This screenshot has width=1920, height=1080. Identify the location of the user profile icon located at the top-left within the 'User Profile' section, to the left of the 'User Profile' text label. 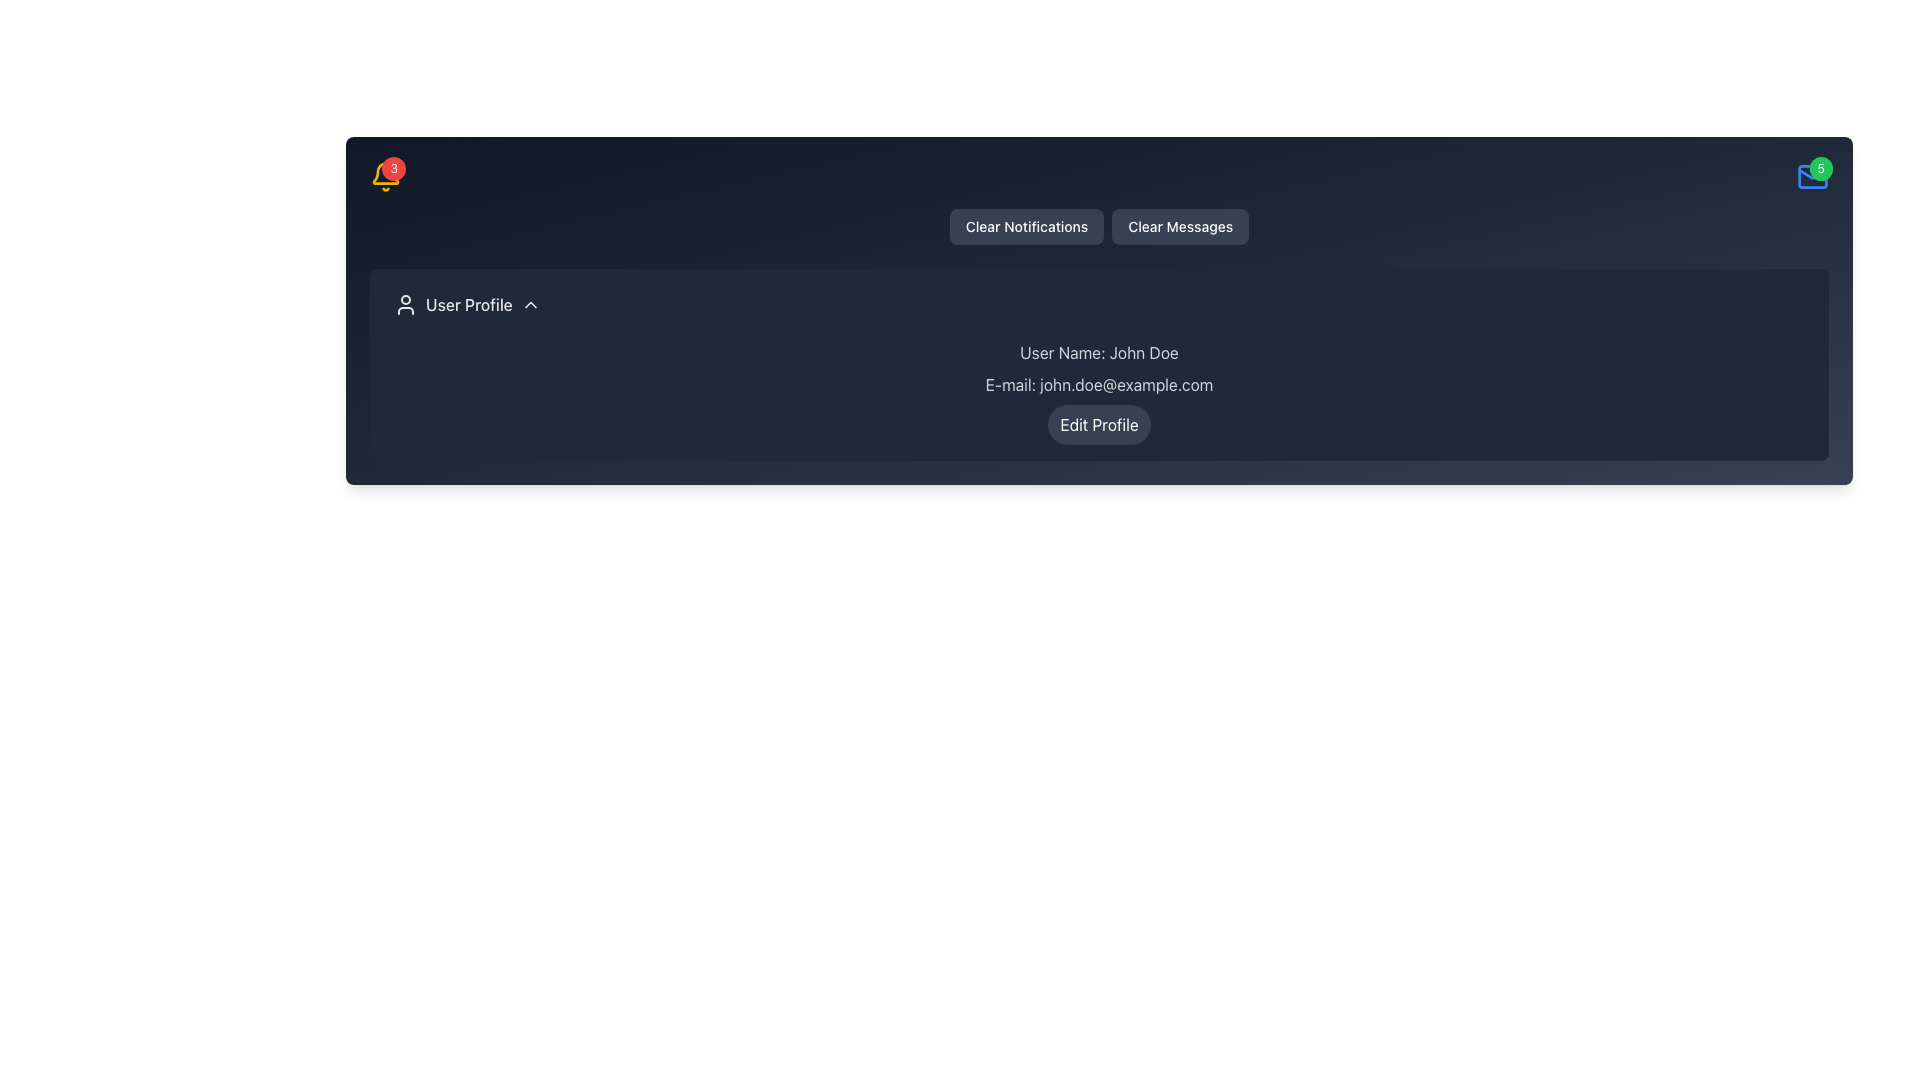
(405, 304).